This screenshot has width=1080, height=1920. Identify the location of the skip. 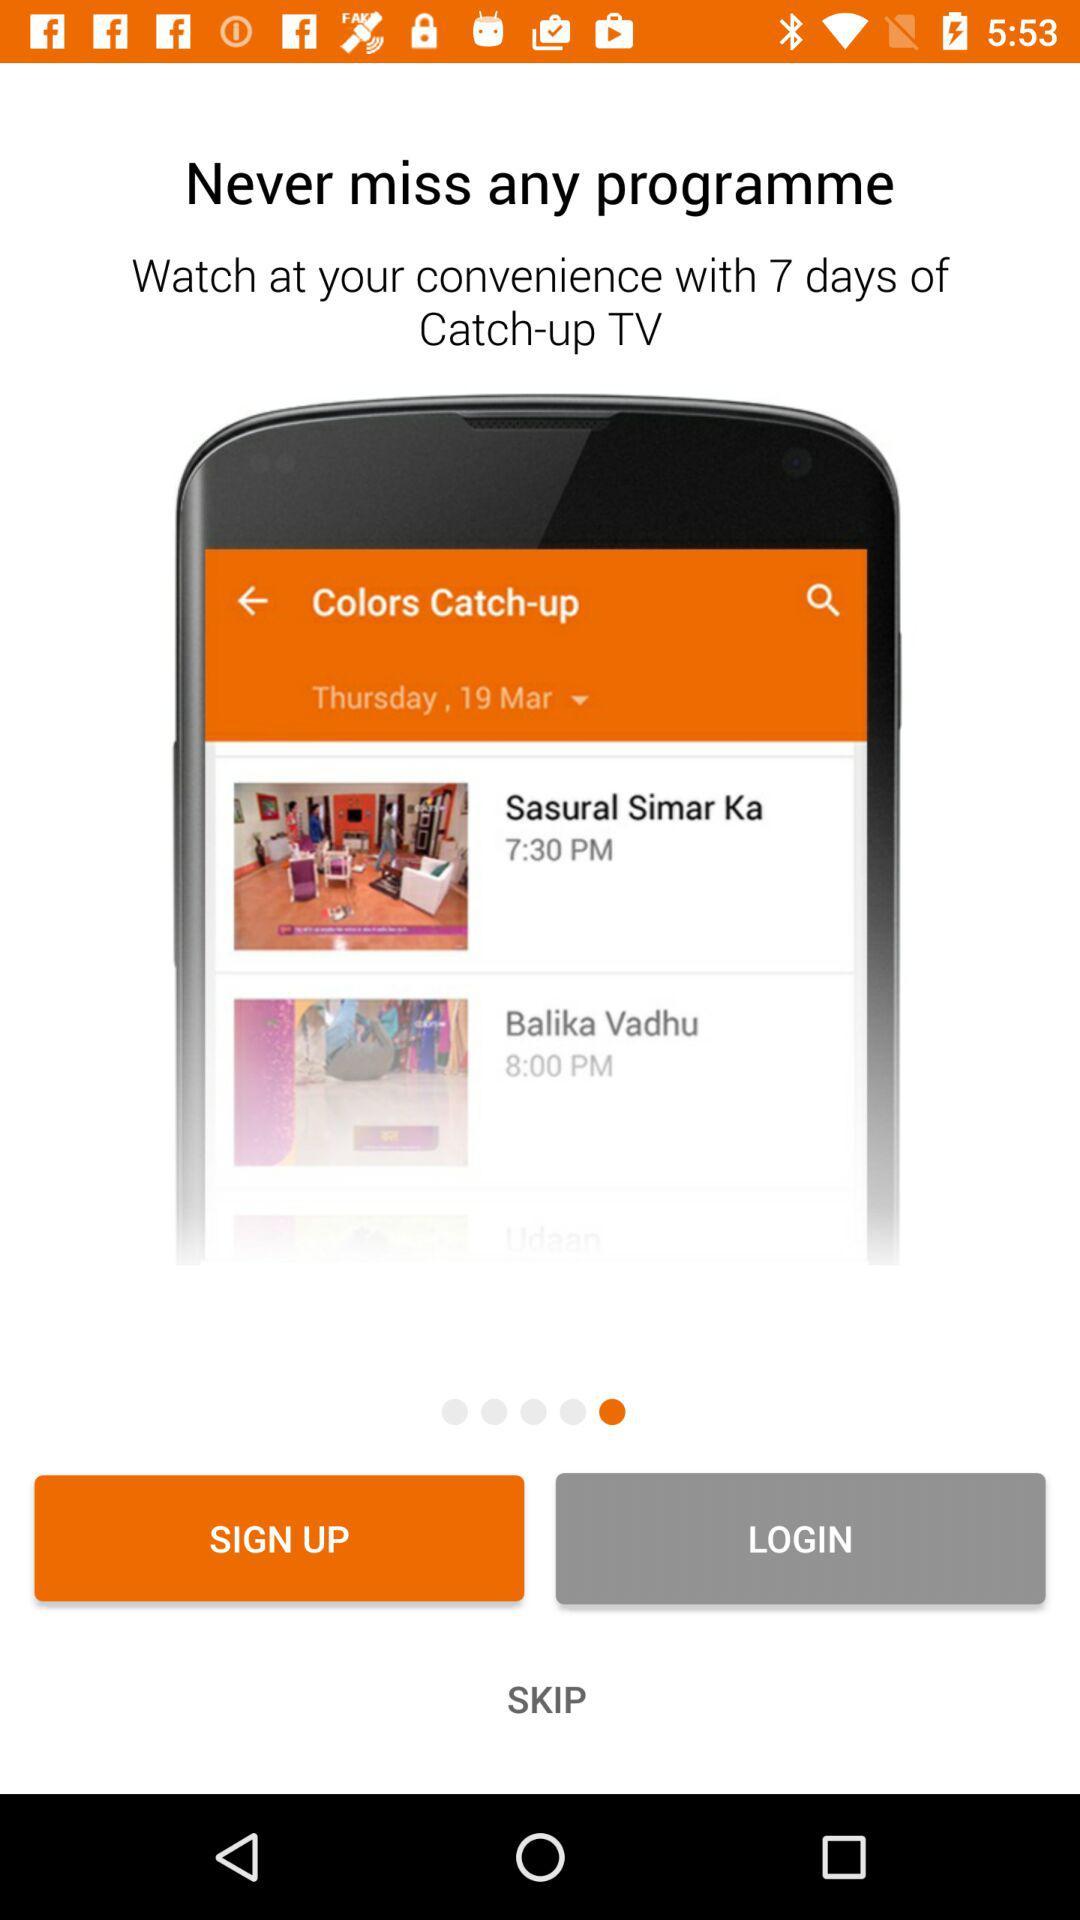
(540, 1698).